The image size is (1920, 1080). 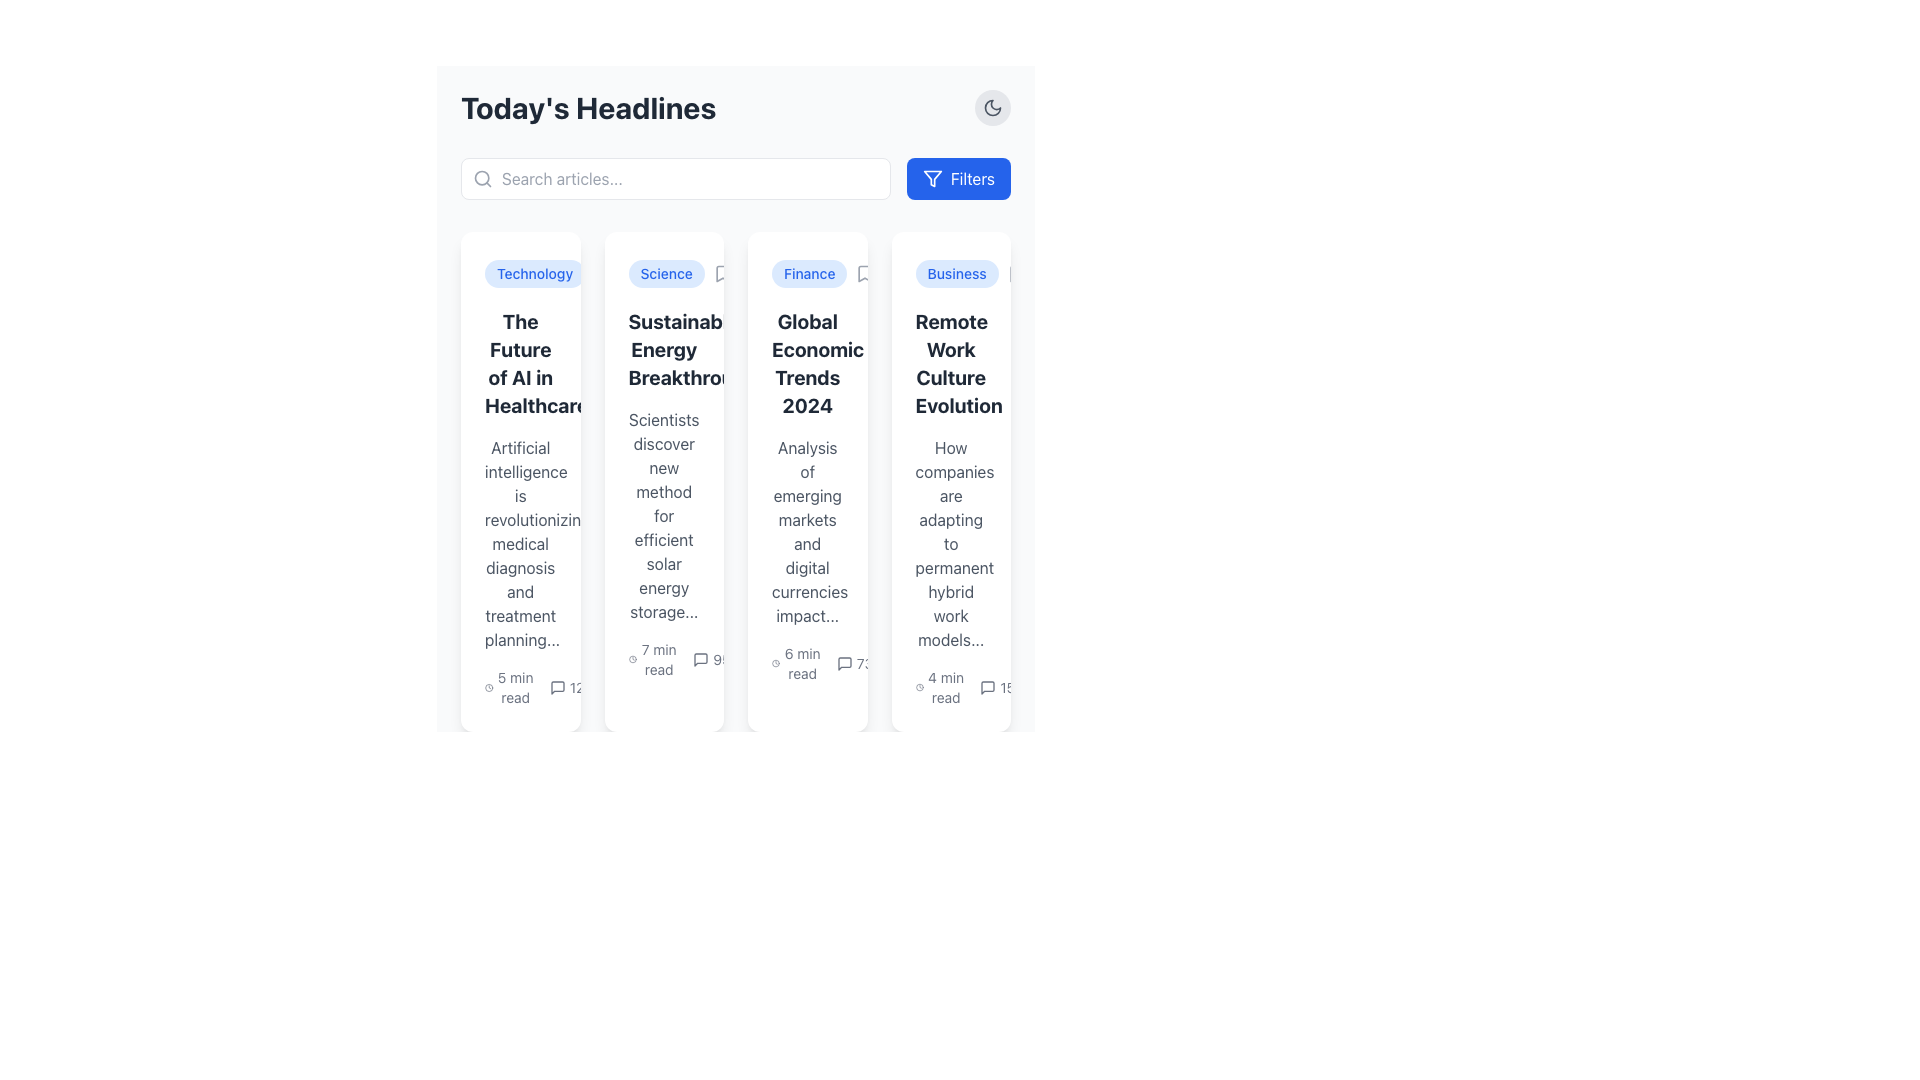 What do you see at coordinates (520, 363) in the screenshot?
I see `the headline text labeled 'The Future of AI in Healthcare', which is styled in bold font and located beneath the 'Technology' label in a vertically-aligned list of articles` at bounding box center [520, 363].